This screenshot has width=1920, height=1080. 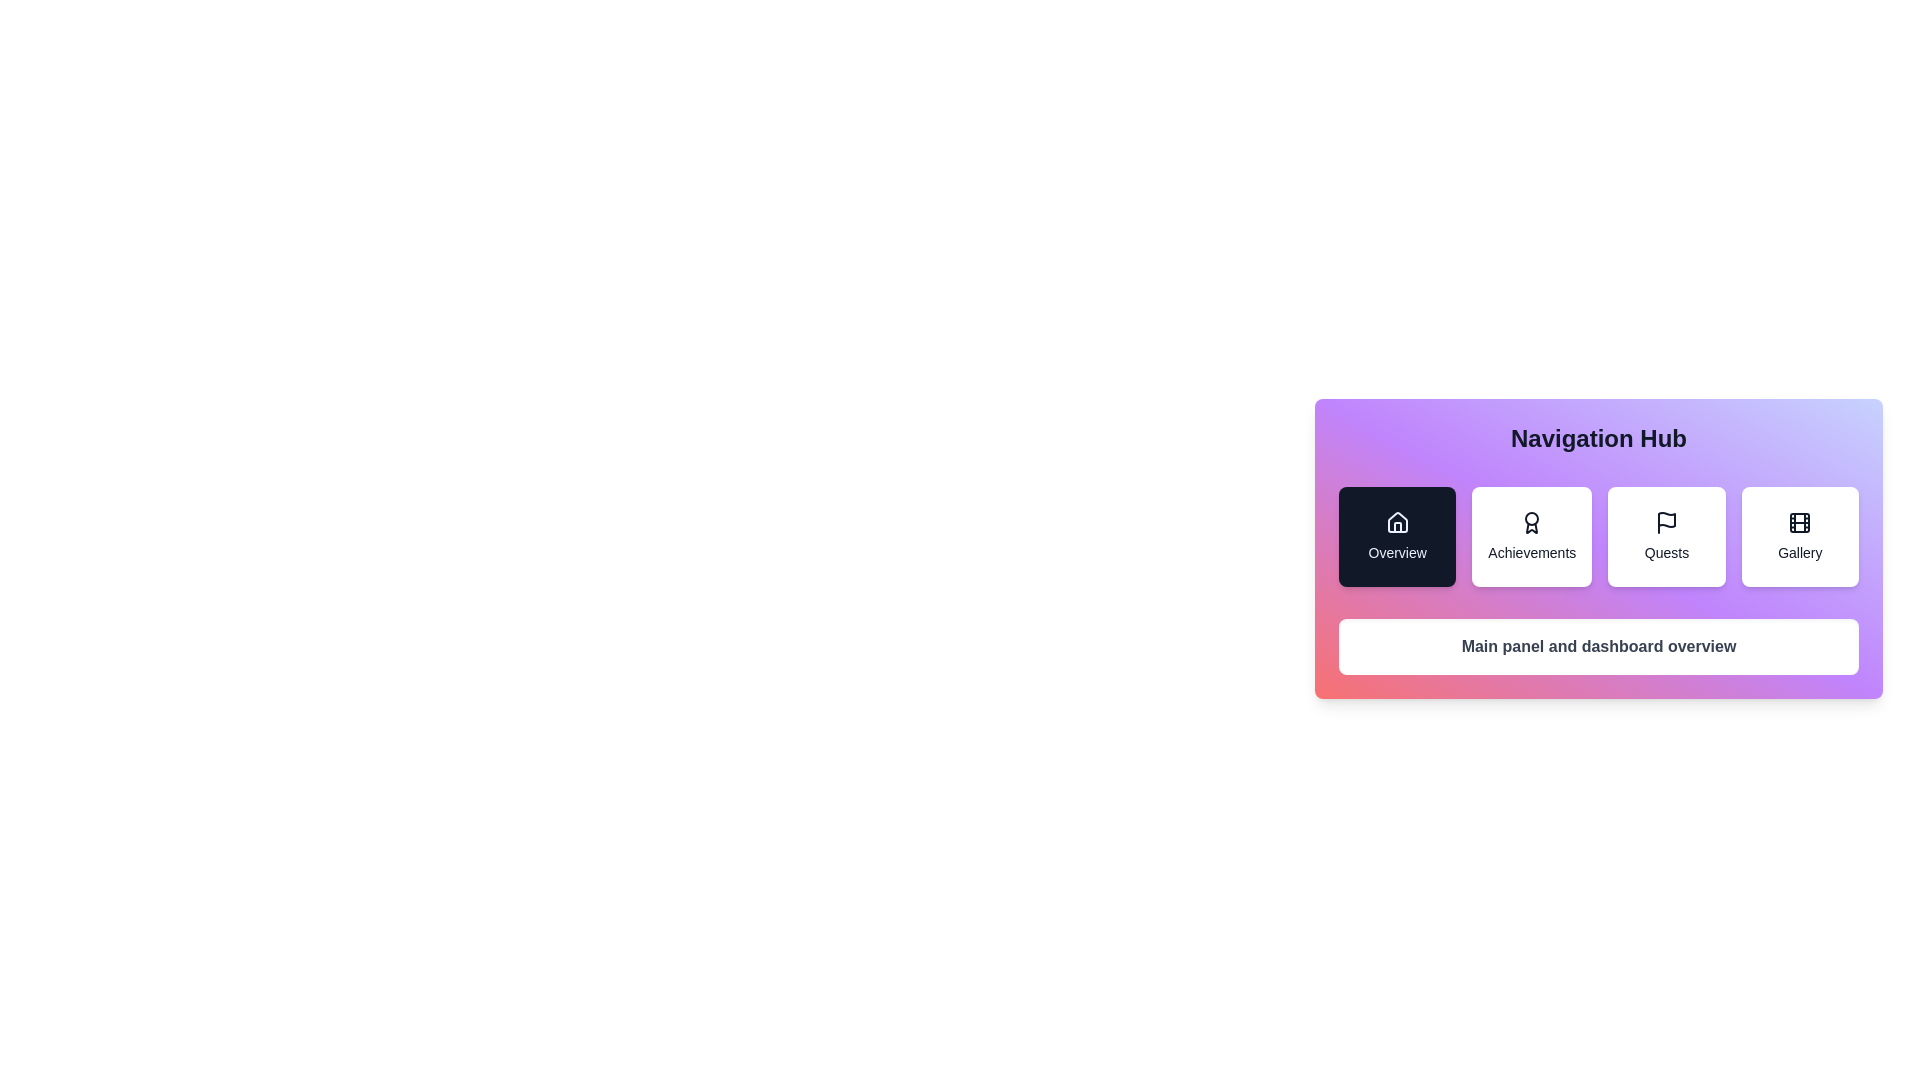 What do you see at coordinates (1666, 535) in the screenshot?
I see `the 'Quests' button, which is a white rectangular button with rounded corners and a flag icon` at bounding box center [1666, 535].